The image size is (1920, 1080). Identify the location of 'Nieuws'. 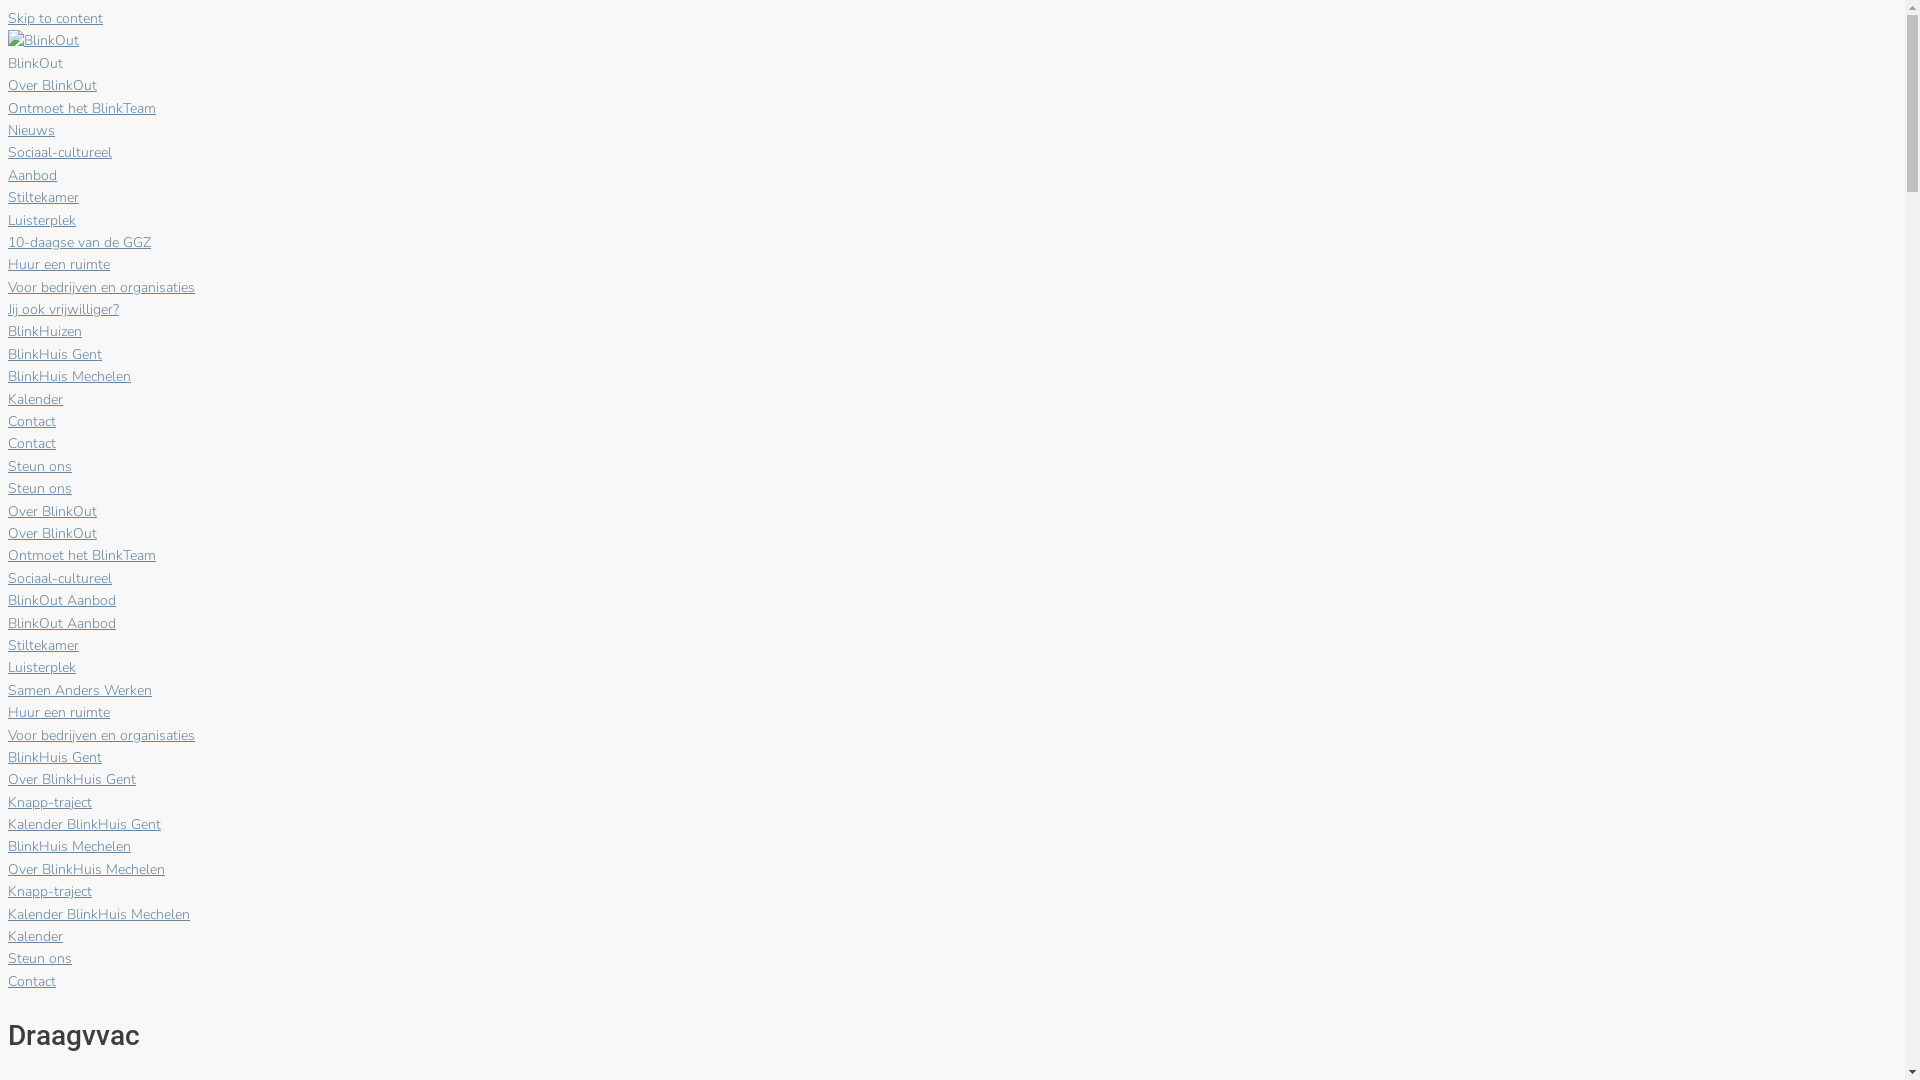
(31, 130).